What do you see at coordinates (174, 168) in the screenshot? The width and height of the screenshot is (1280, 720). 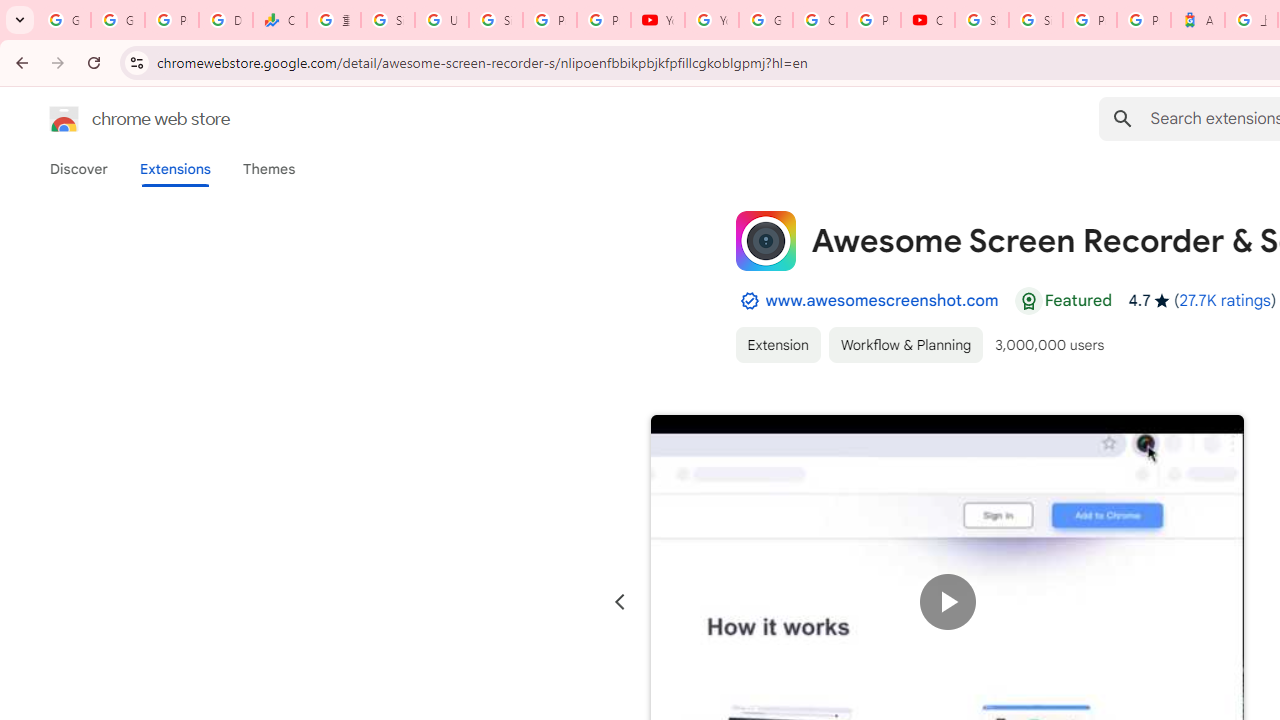 I see `'Extensions'` at bounding box center [174, 168].